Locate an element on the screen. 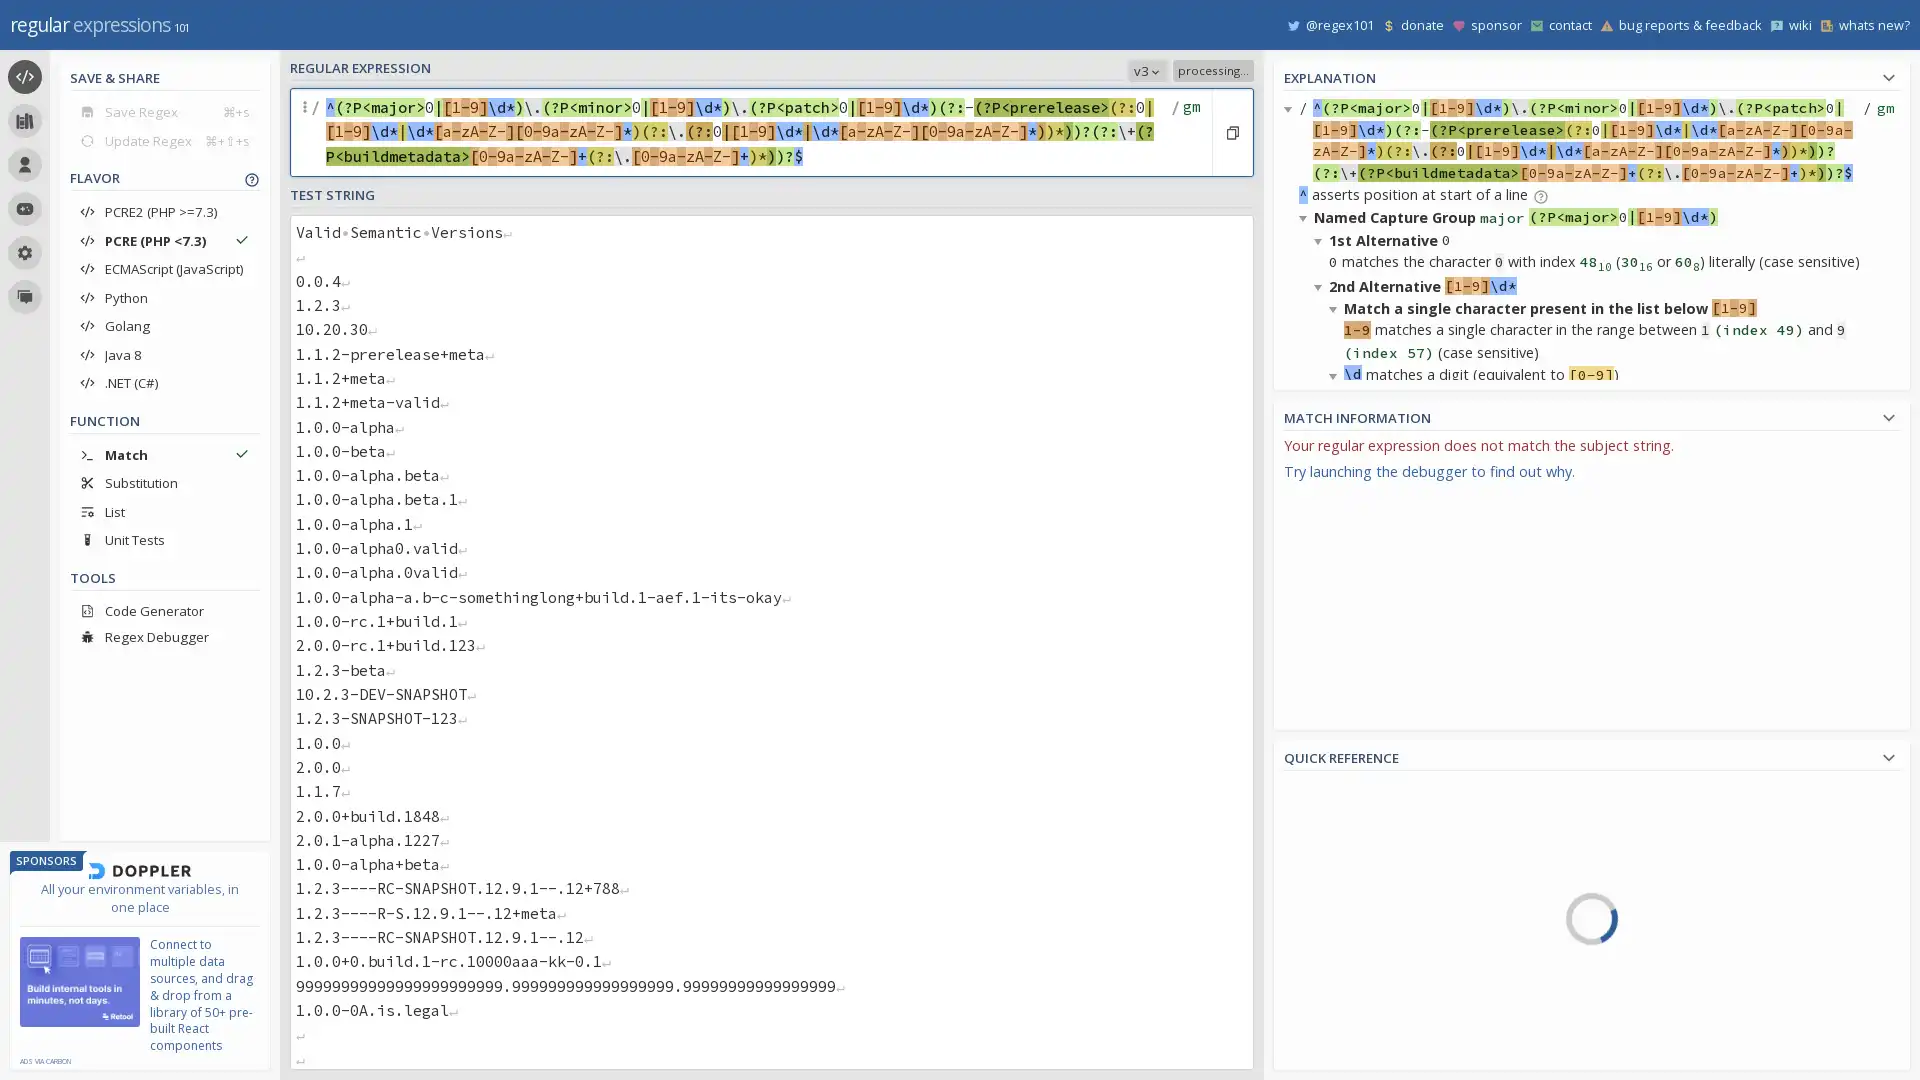 Image resolution: width=1920 pixels, height=1080 pixels. Group patch is located at coordinates (1337, 897).